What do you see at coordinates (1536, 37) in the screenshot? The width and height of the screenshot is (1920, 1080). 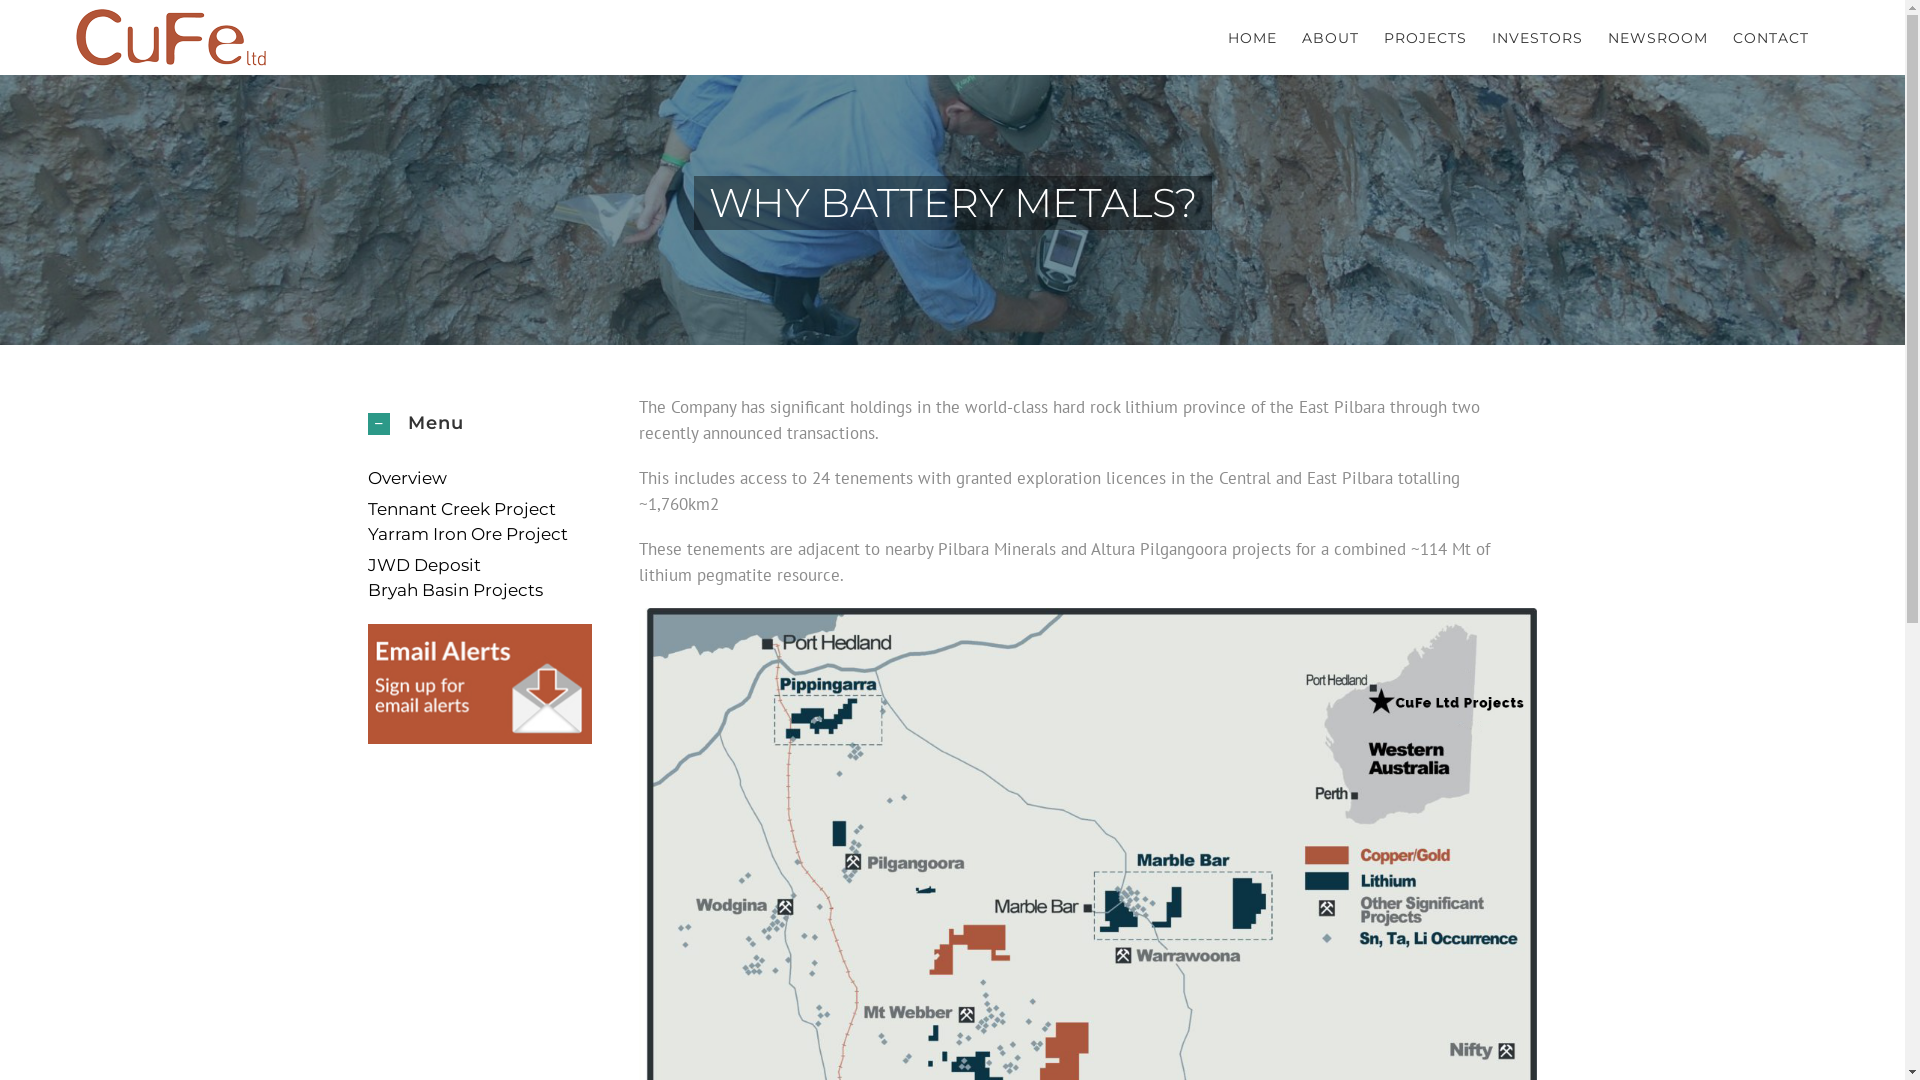 I see `'INVESTORS'` at bounding box center [1536, 37].